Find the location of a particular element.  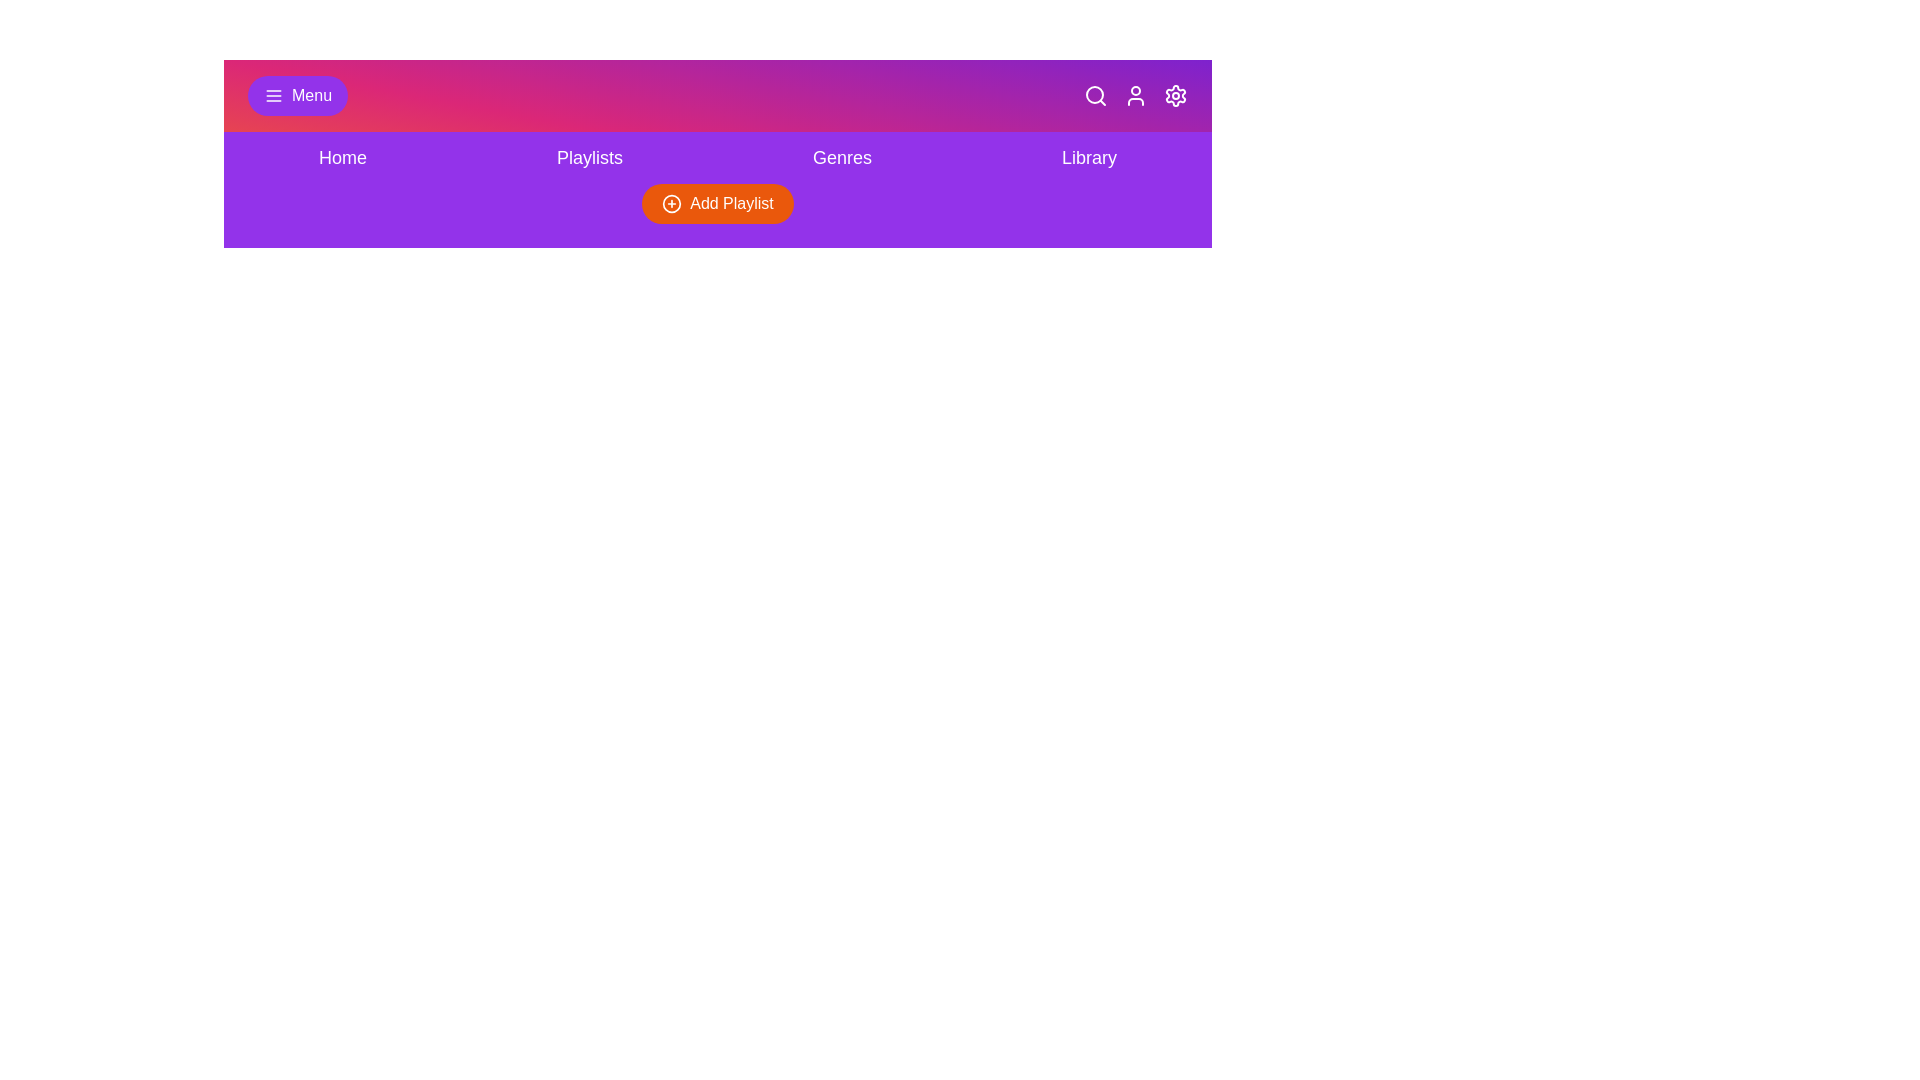

the navigation link corresponding to Library to navigate to that section is located at coordinates (1088, 157).